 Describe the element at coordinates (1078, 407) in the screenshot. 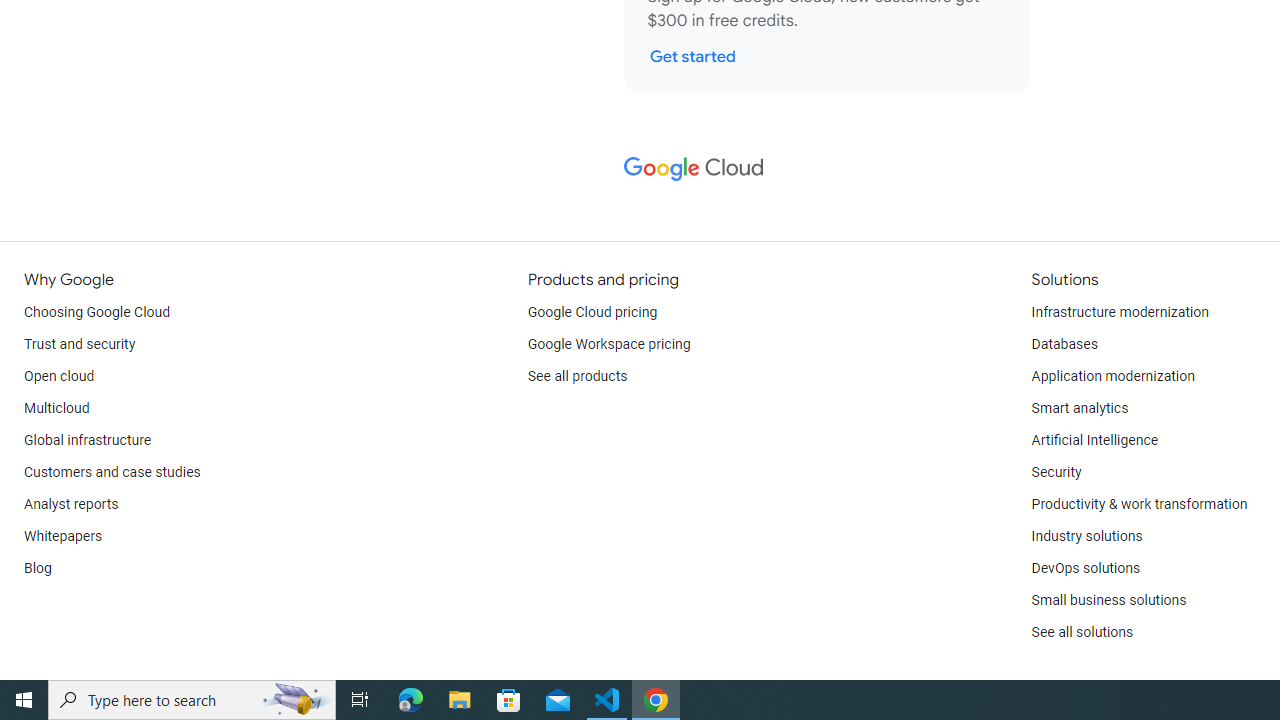

I see `'Smart analytics'` at that location.